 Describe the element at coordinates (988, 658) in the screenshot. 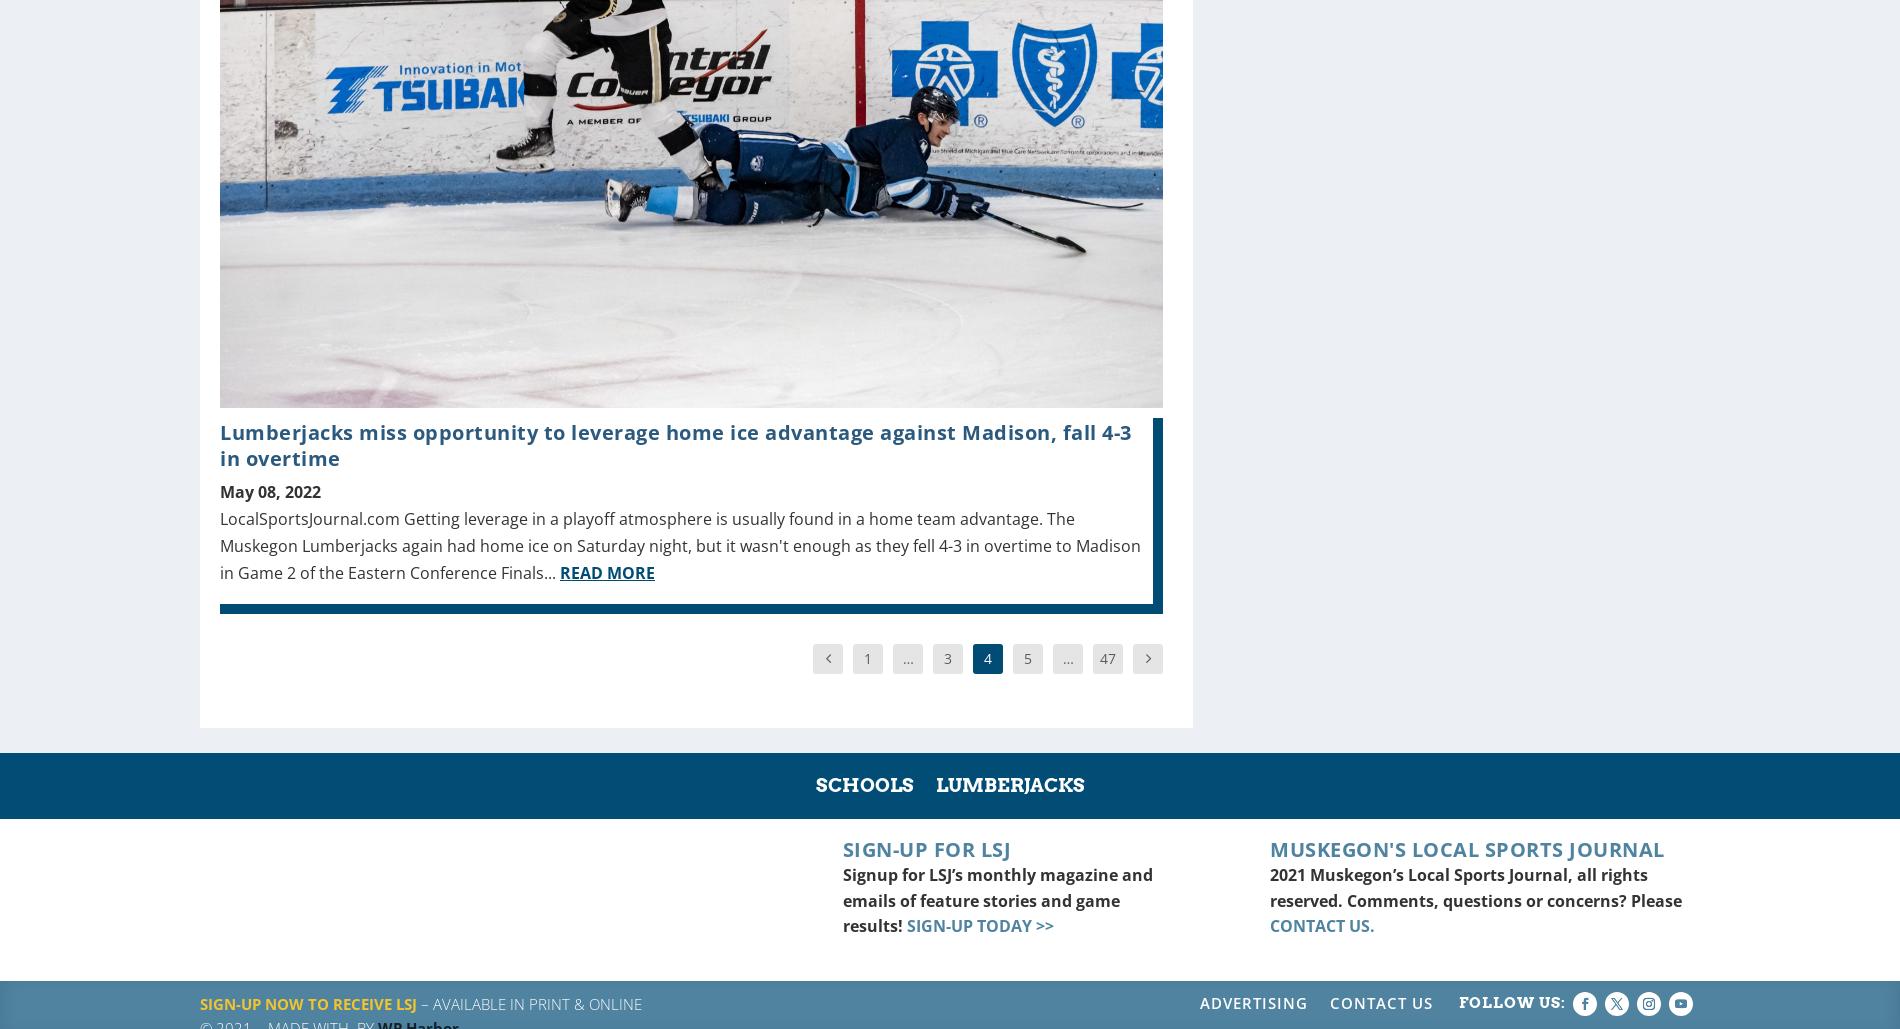

I see `'4'` at that location.